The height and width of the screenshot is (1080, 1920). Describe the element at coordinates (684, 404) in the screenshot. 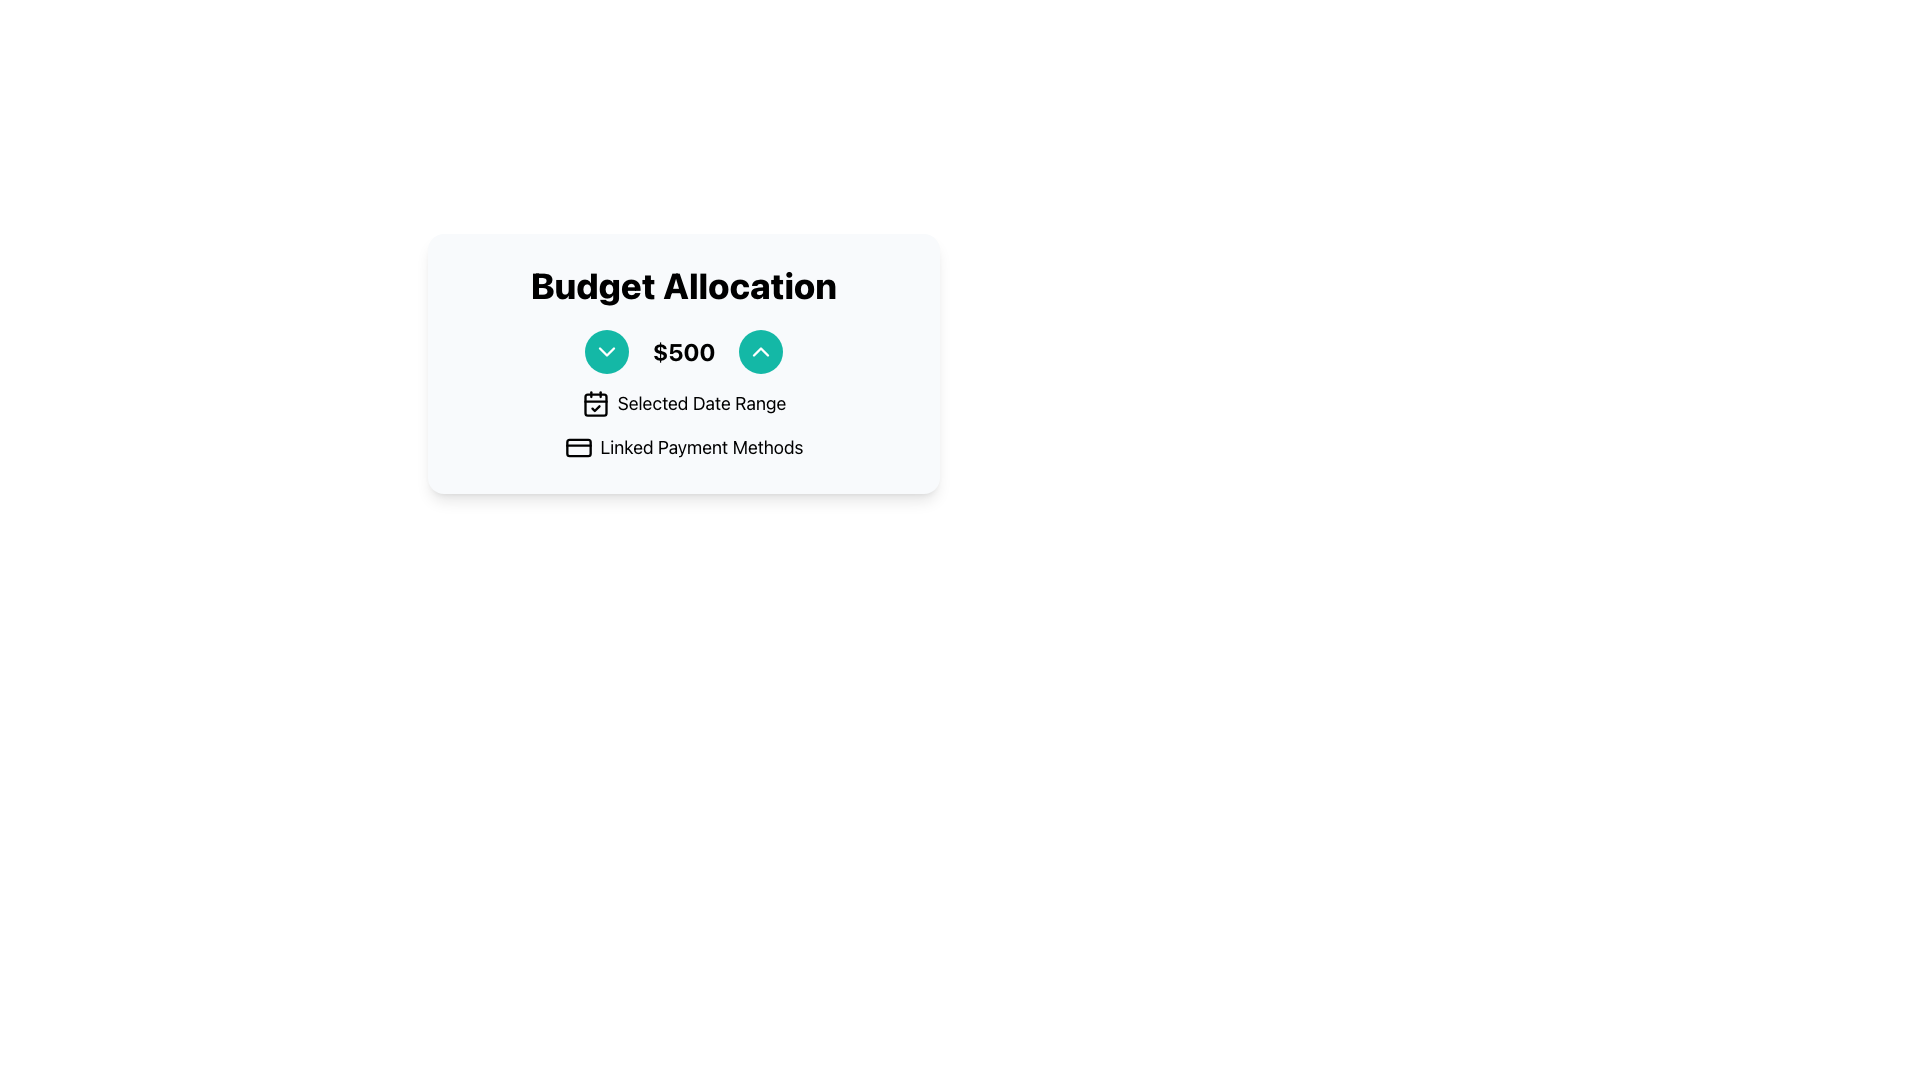

I see `the non-interactive informational element that displays a selected date range, located above the 'Linked Payment Methods' item` at that location.